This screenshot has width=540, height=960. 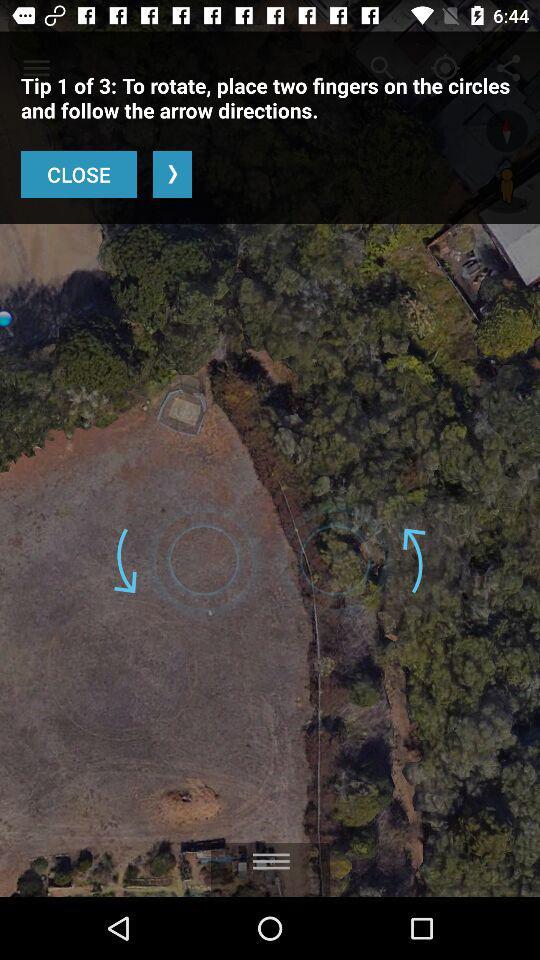 What do you see at coordinates (270, 853) in the screenshot?
I see `the menu icon` at bounding box center [270, 853].